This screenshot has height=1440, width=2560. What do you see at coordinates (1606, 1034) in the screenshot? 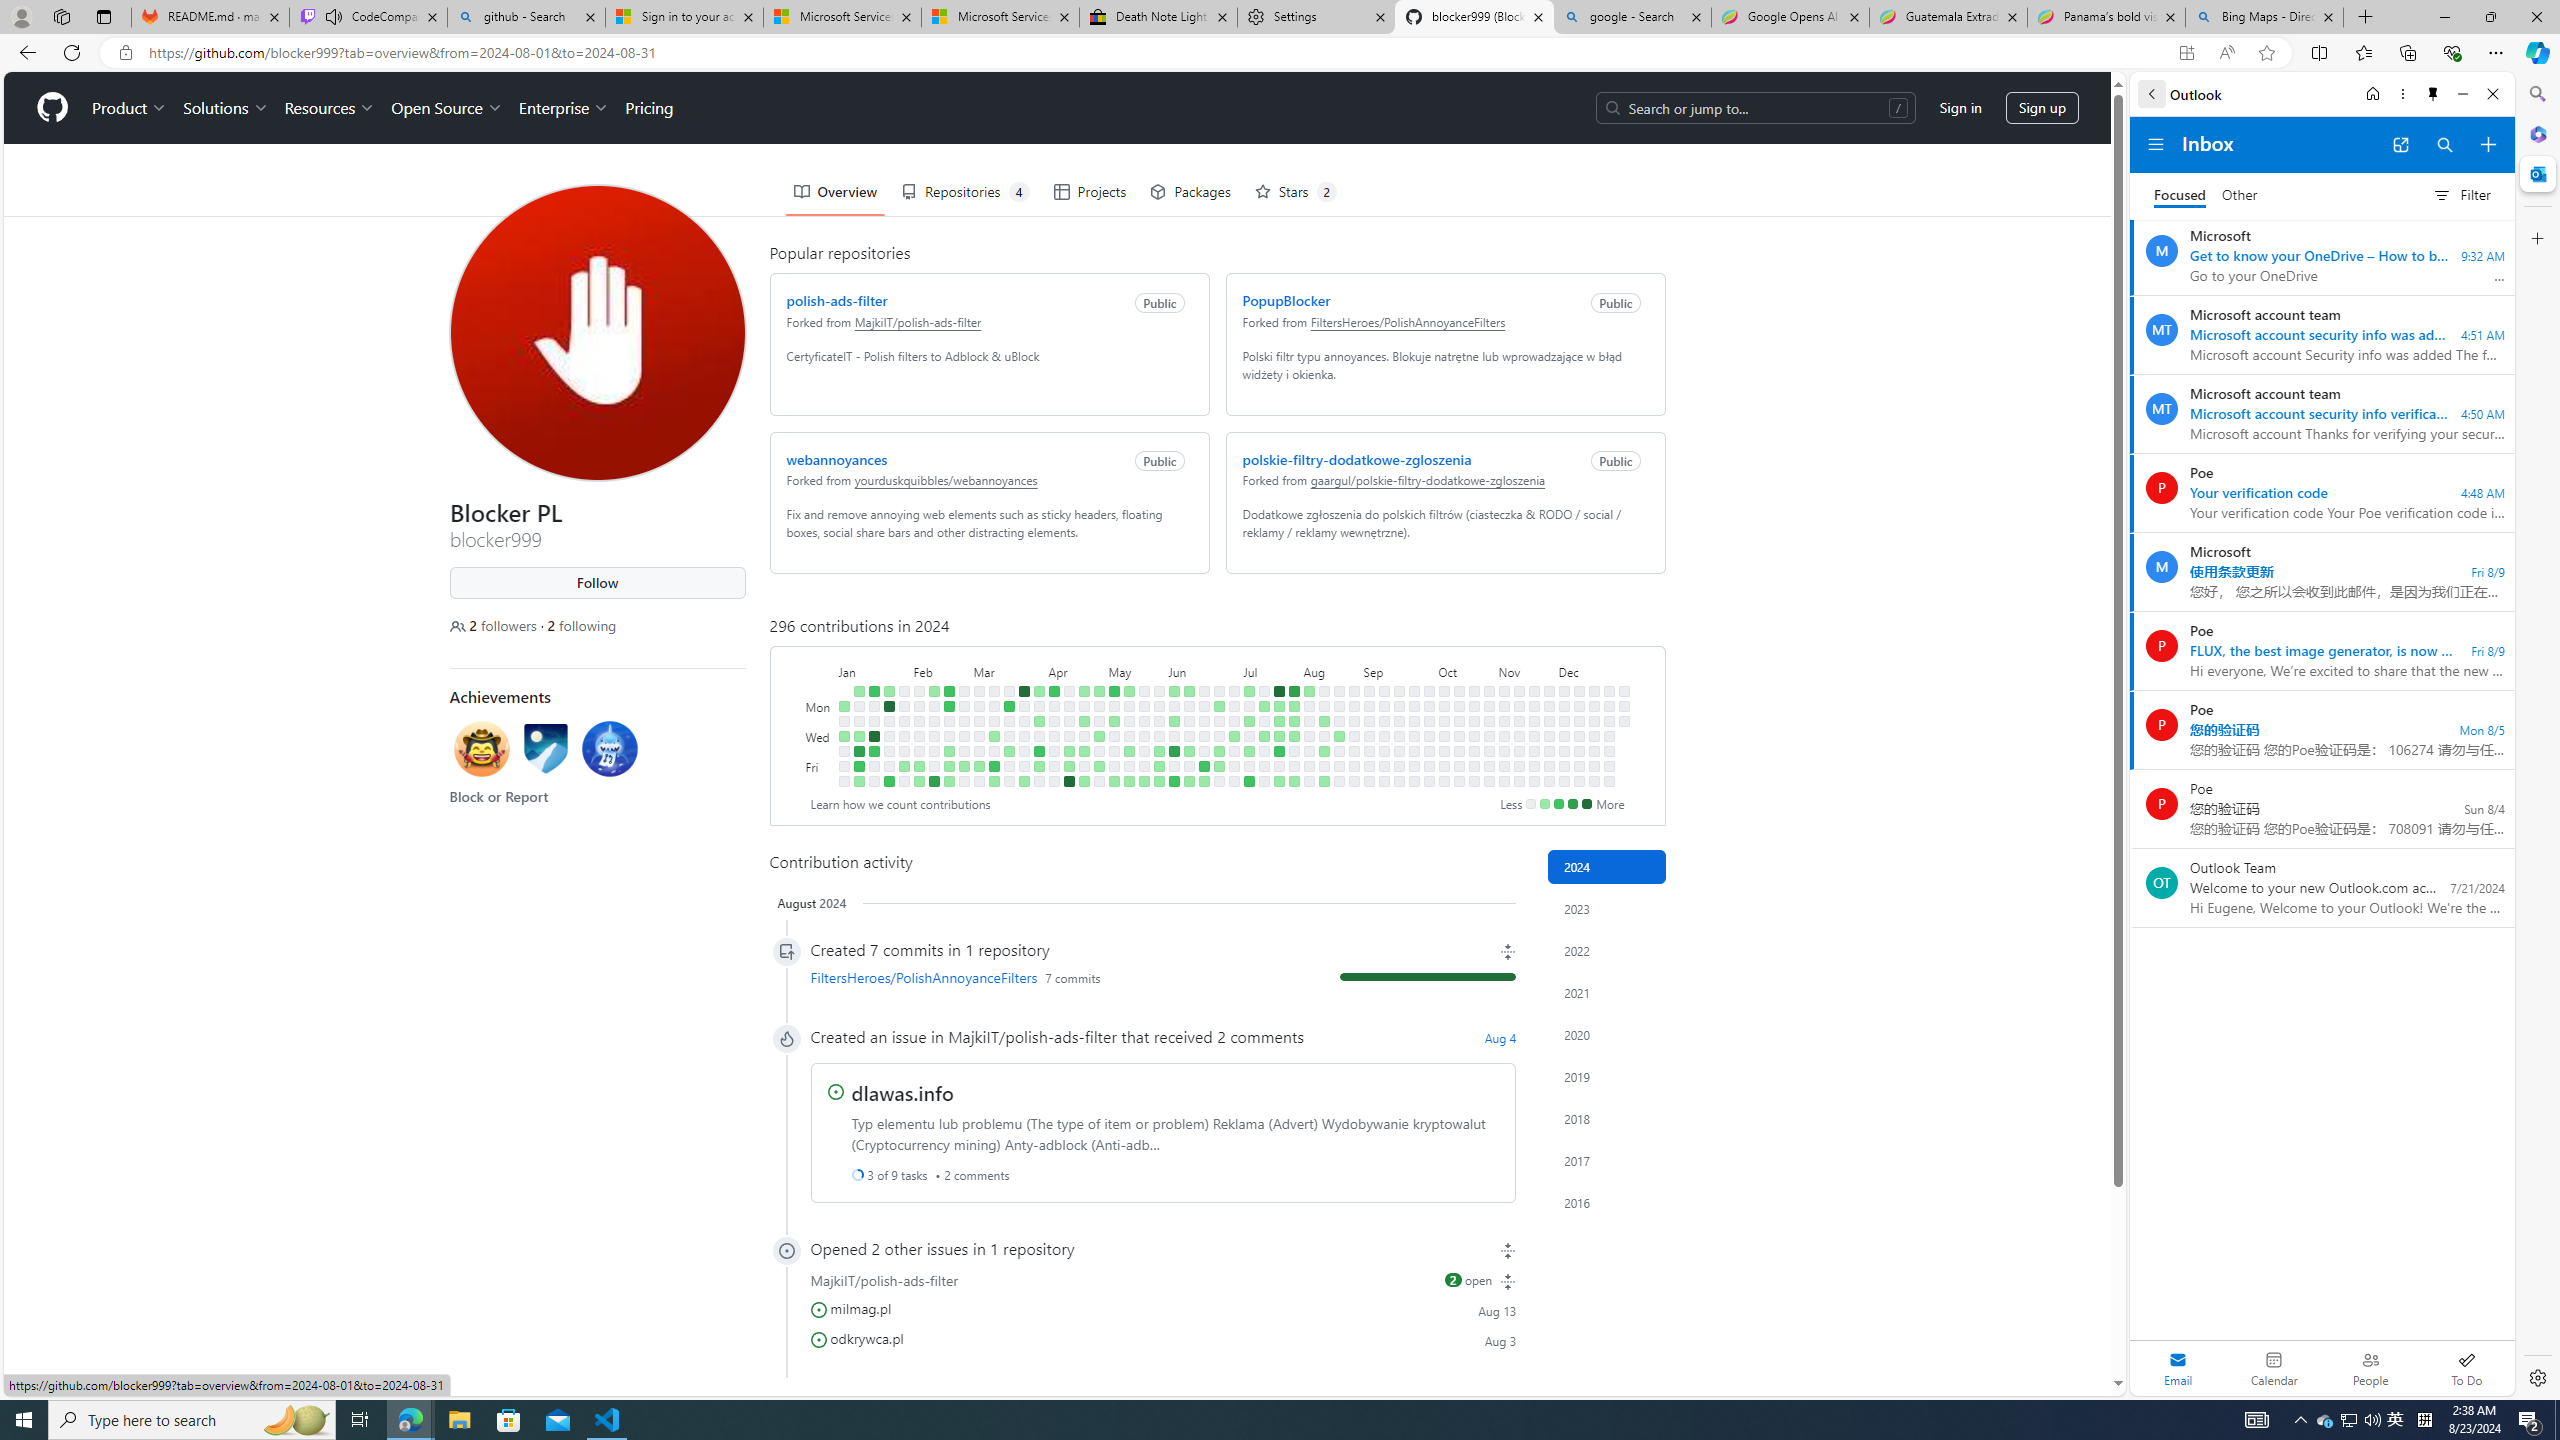
I see `'2020'` at bounding box center [1606, 1034].